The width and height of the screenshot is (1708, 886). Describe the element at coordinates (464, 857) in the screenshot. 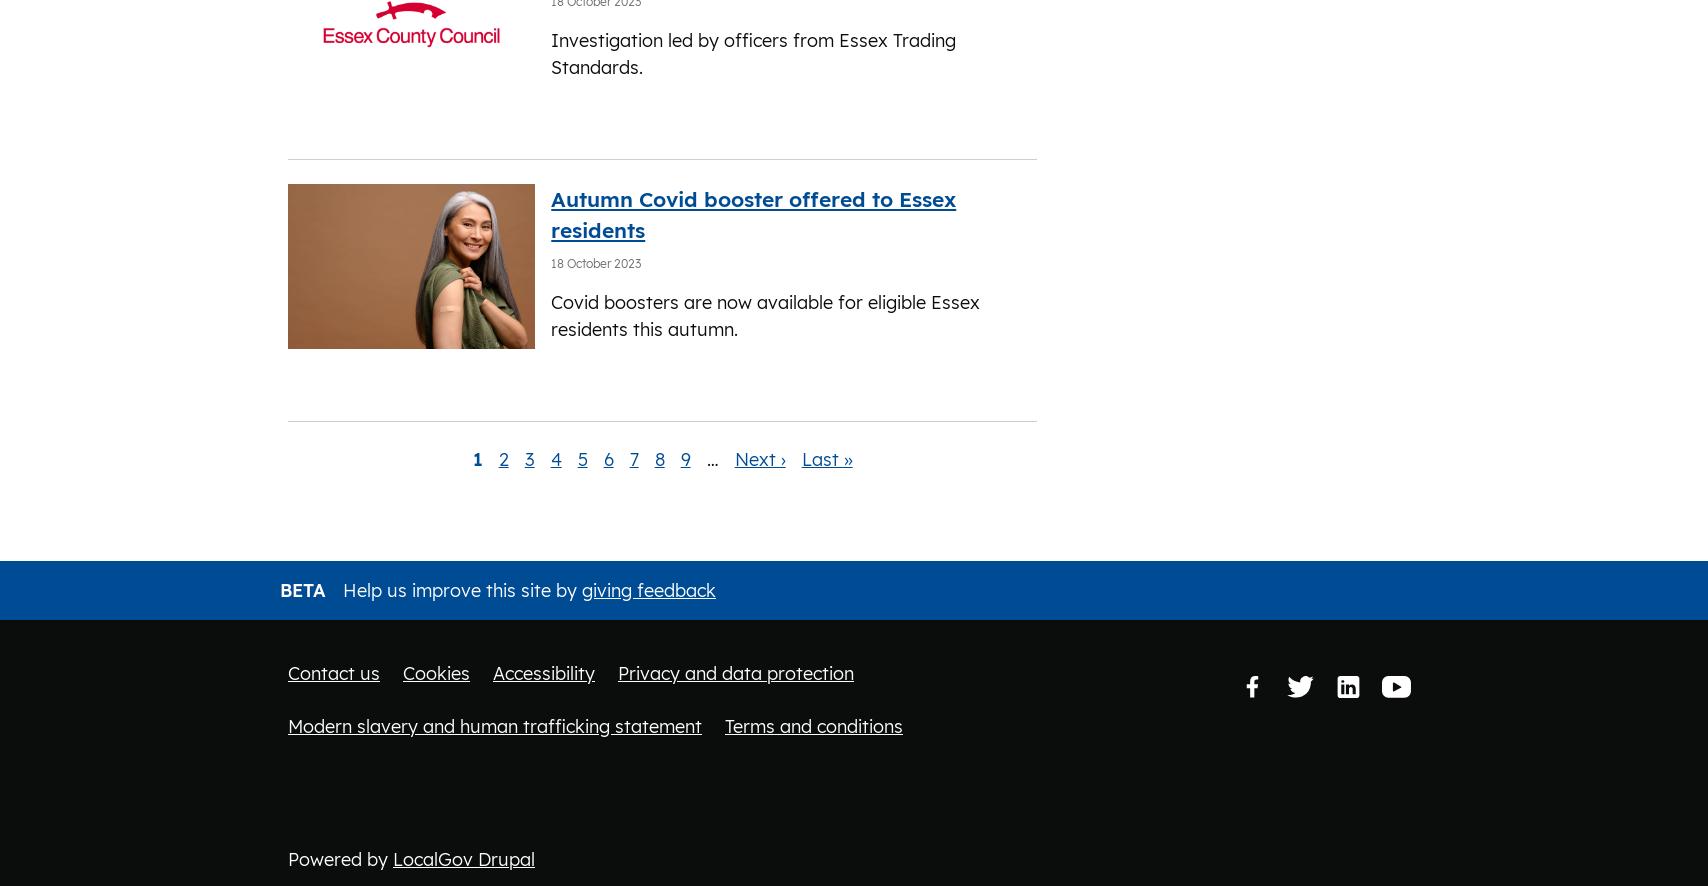

I see `'LocalGov Drupal'` at that location.